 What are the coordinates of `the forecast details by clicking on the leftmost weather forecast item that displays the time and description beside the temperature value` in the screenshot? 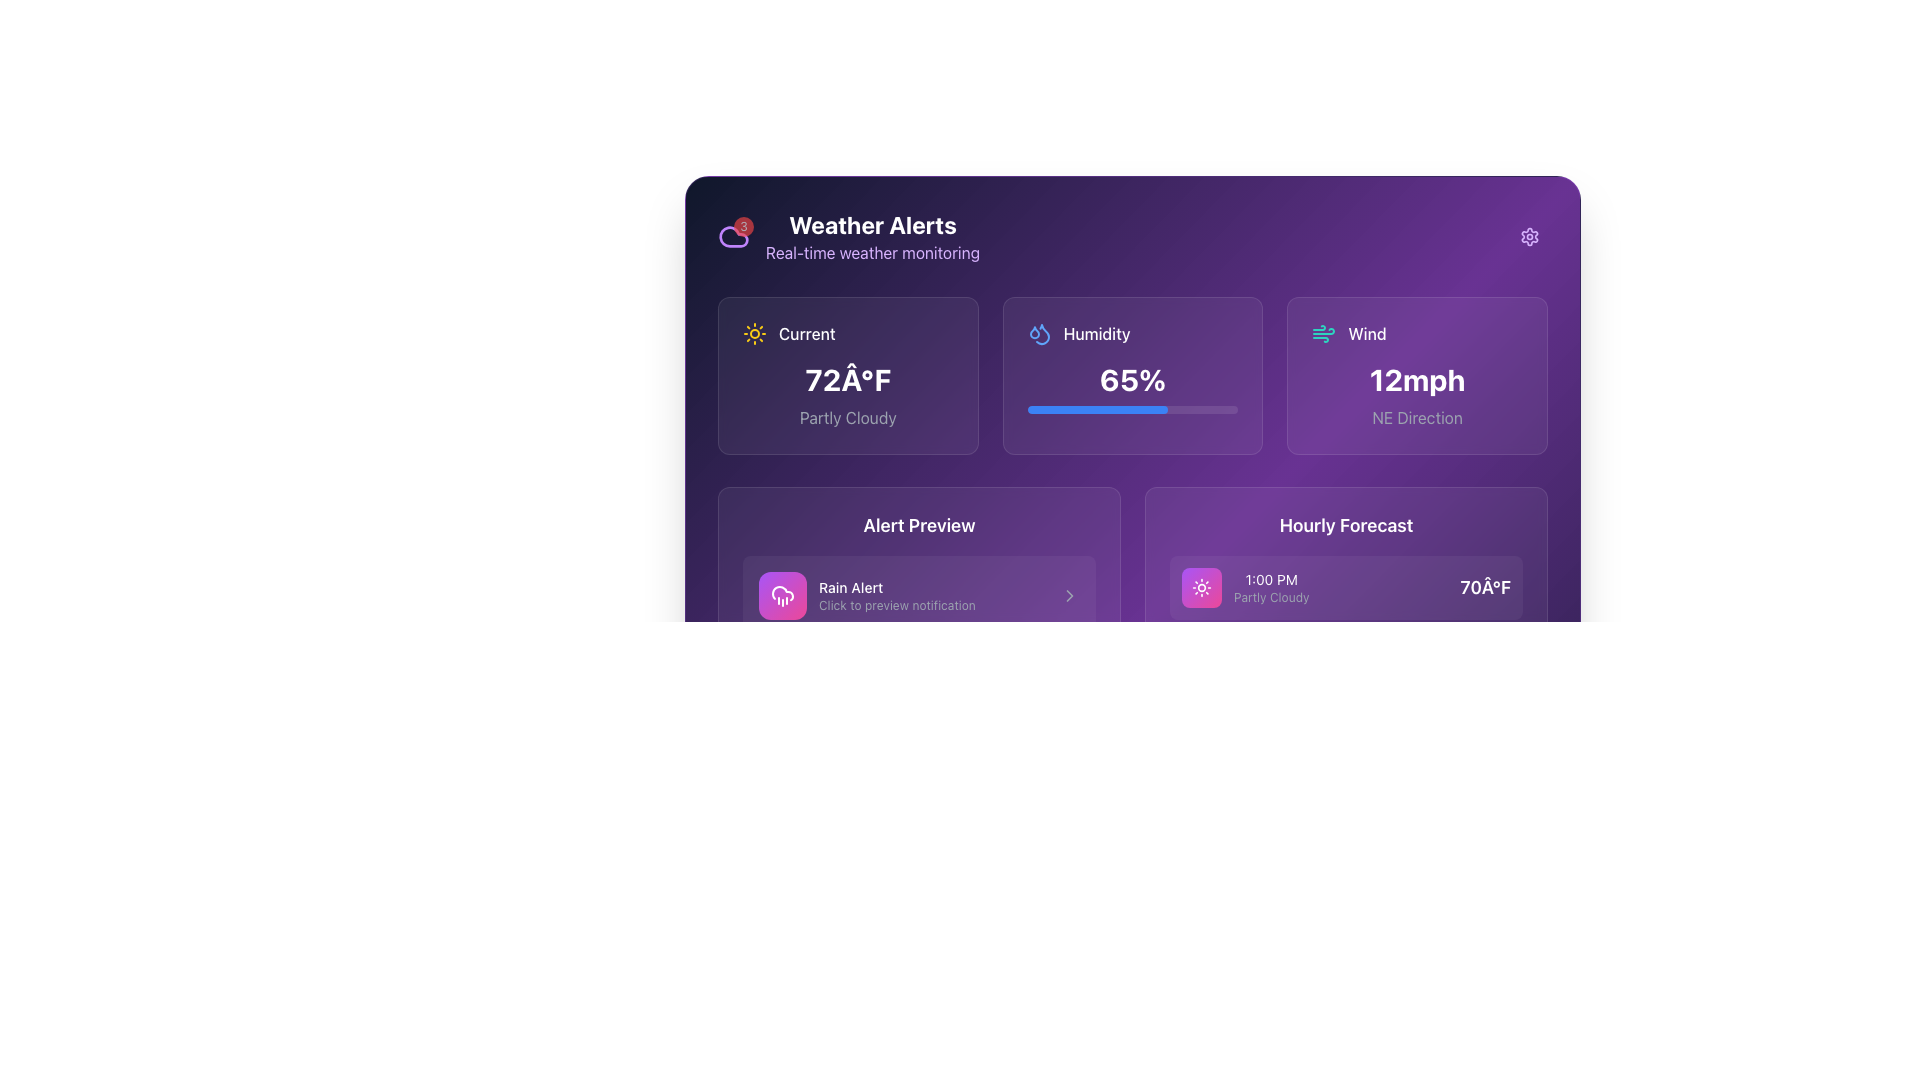 It's located at (1244, 828).